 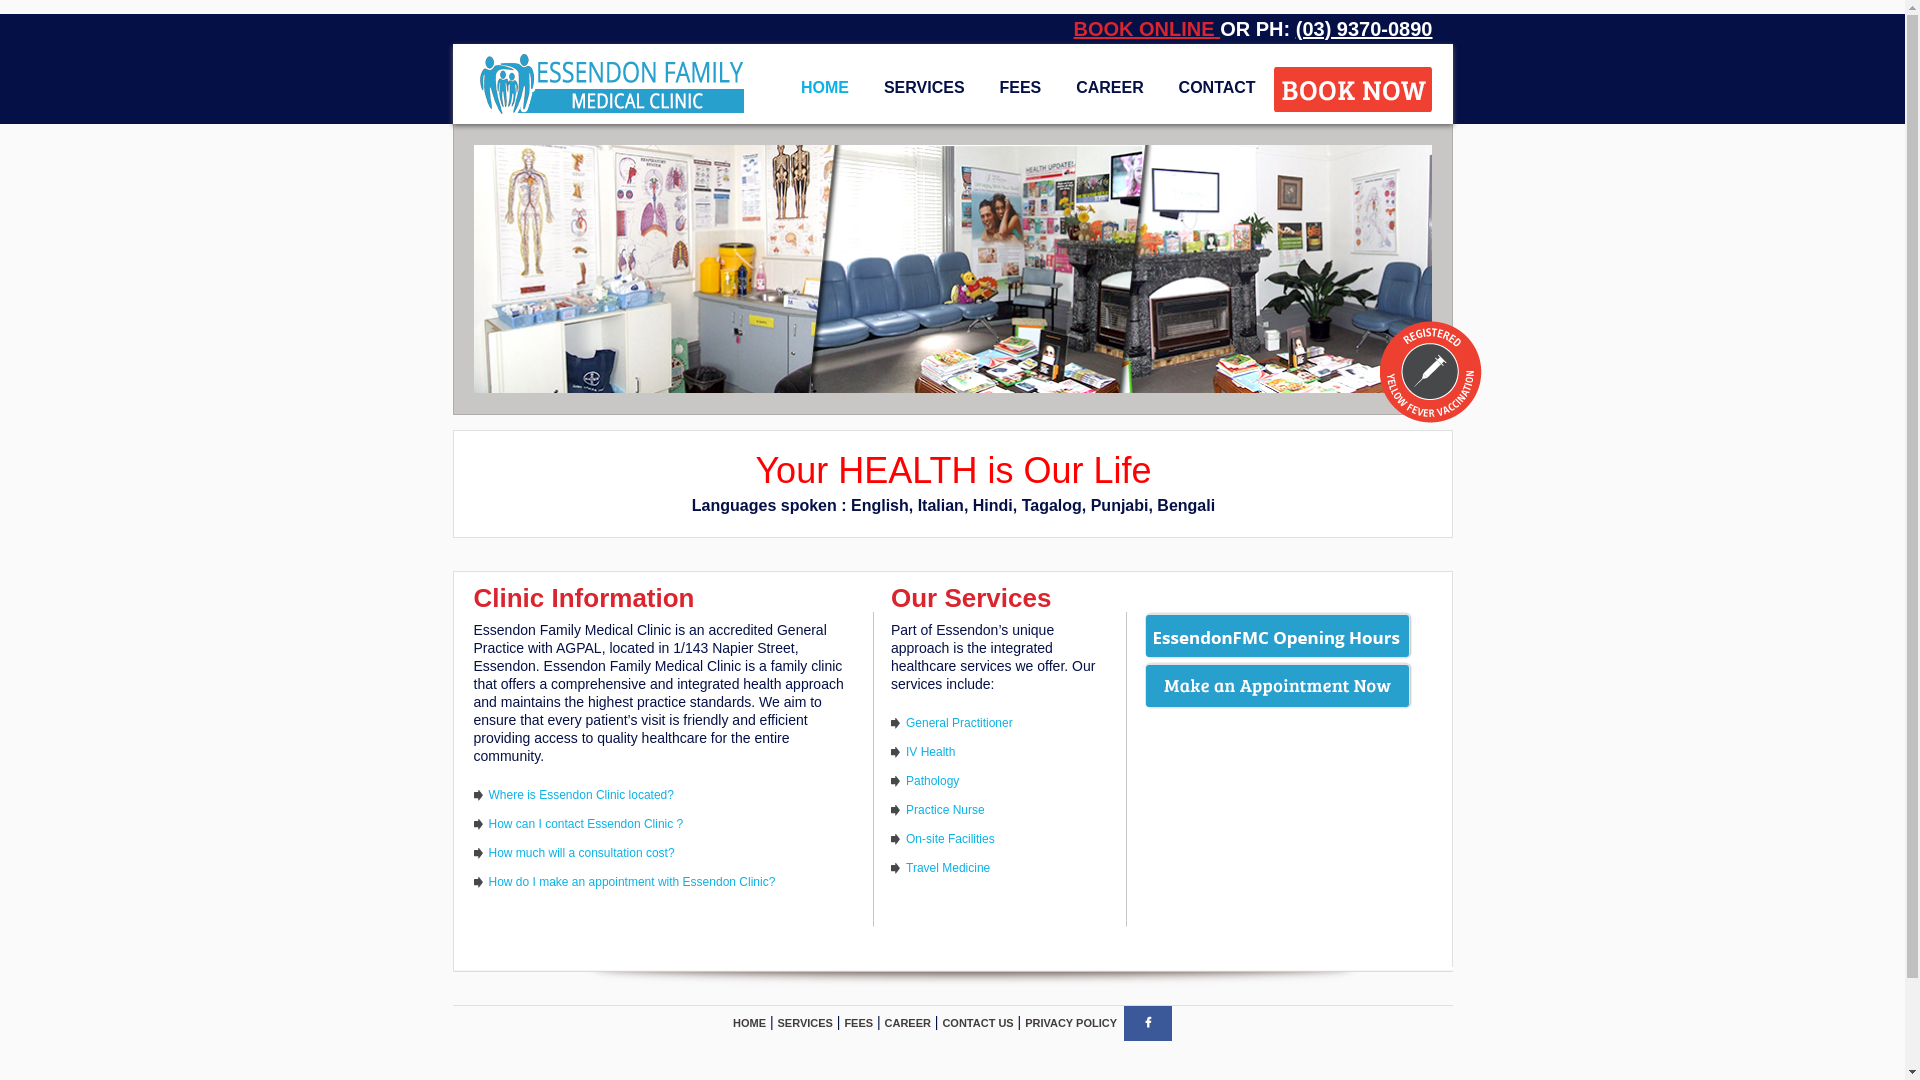 What do you see at coordinates (748, 1022) in the screenshot?
I see `'HOME'` at bounding box center [748, 1022].